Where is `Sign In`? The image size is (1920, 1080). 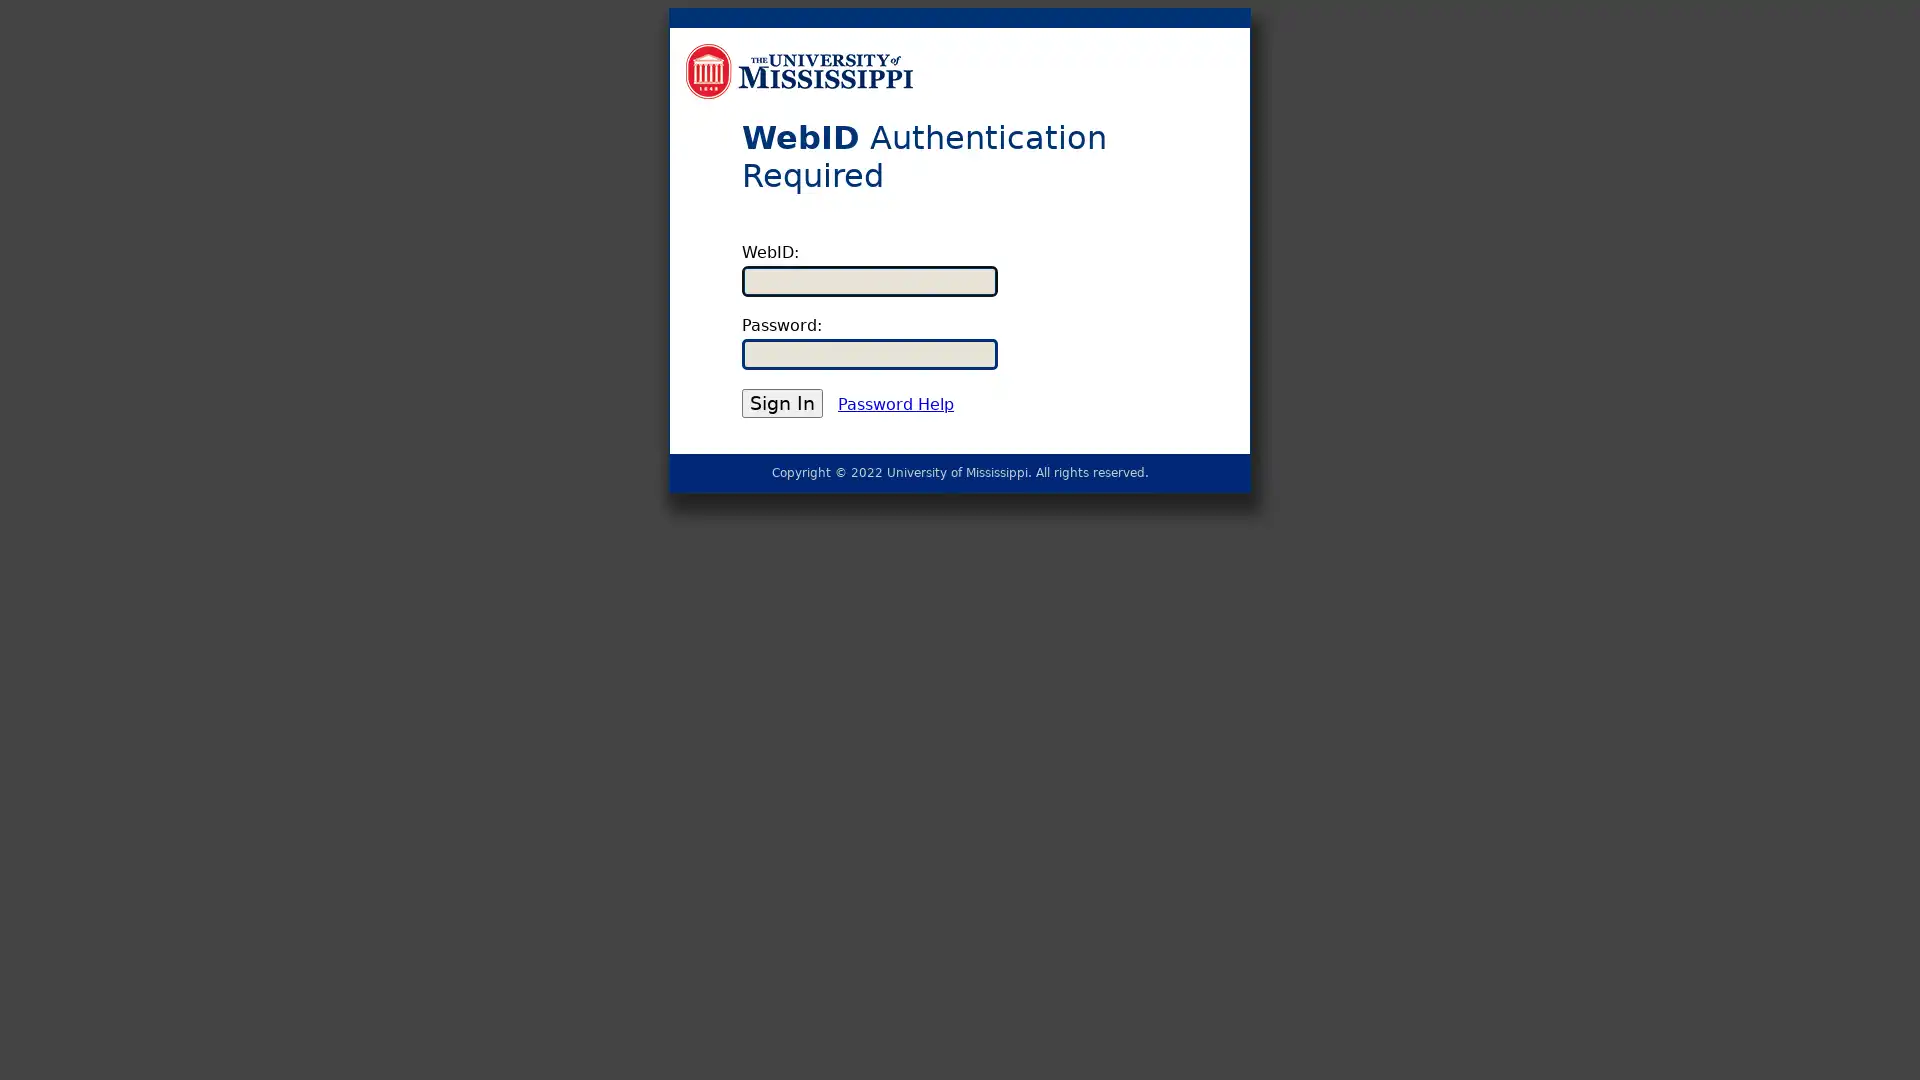 Sign In is located at coordinates (781, 403).